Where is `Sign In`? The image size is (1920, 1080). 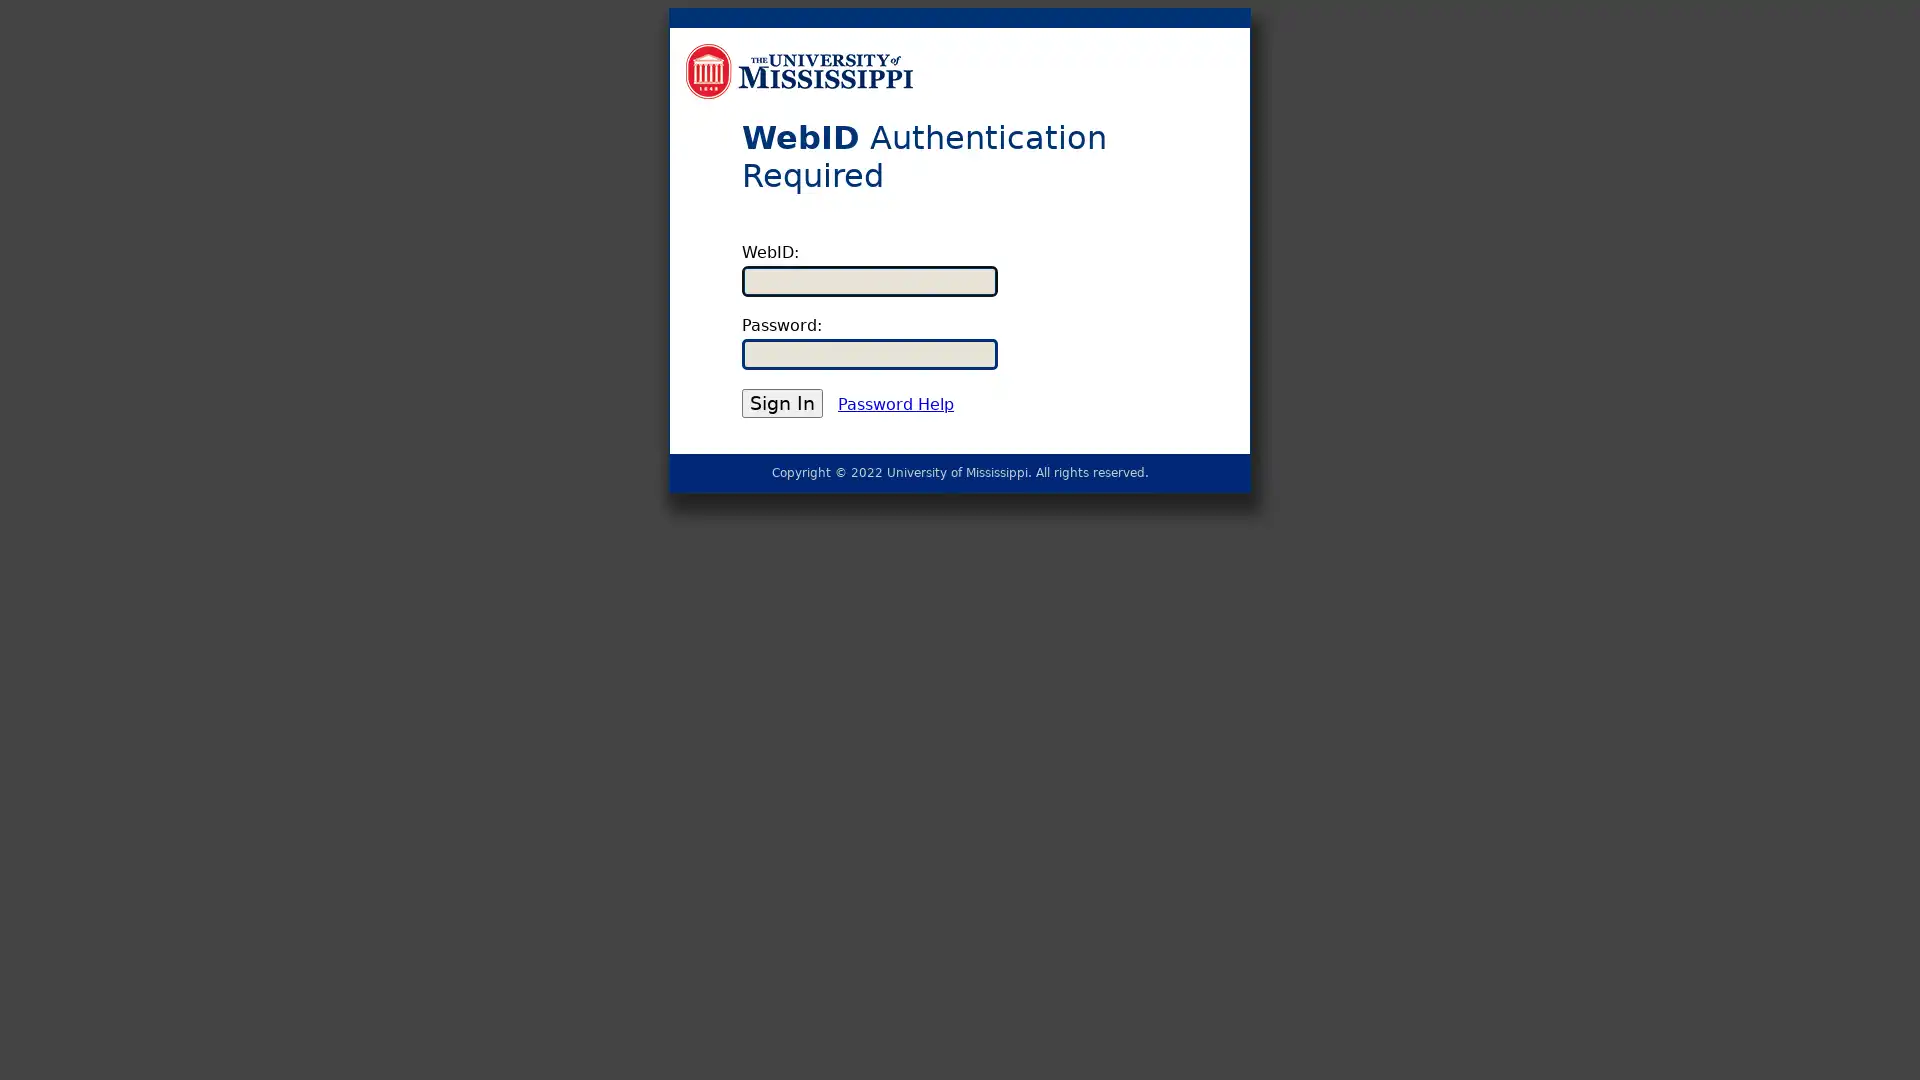 Sign In is located at coordinates (781, 403).